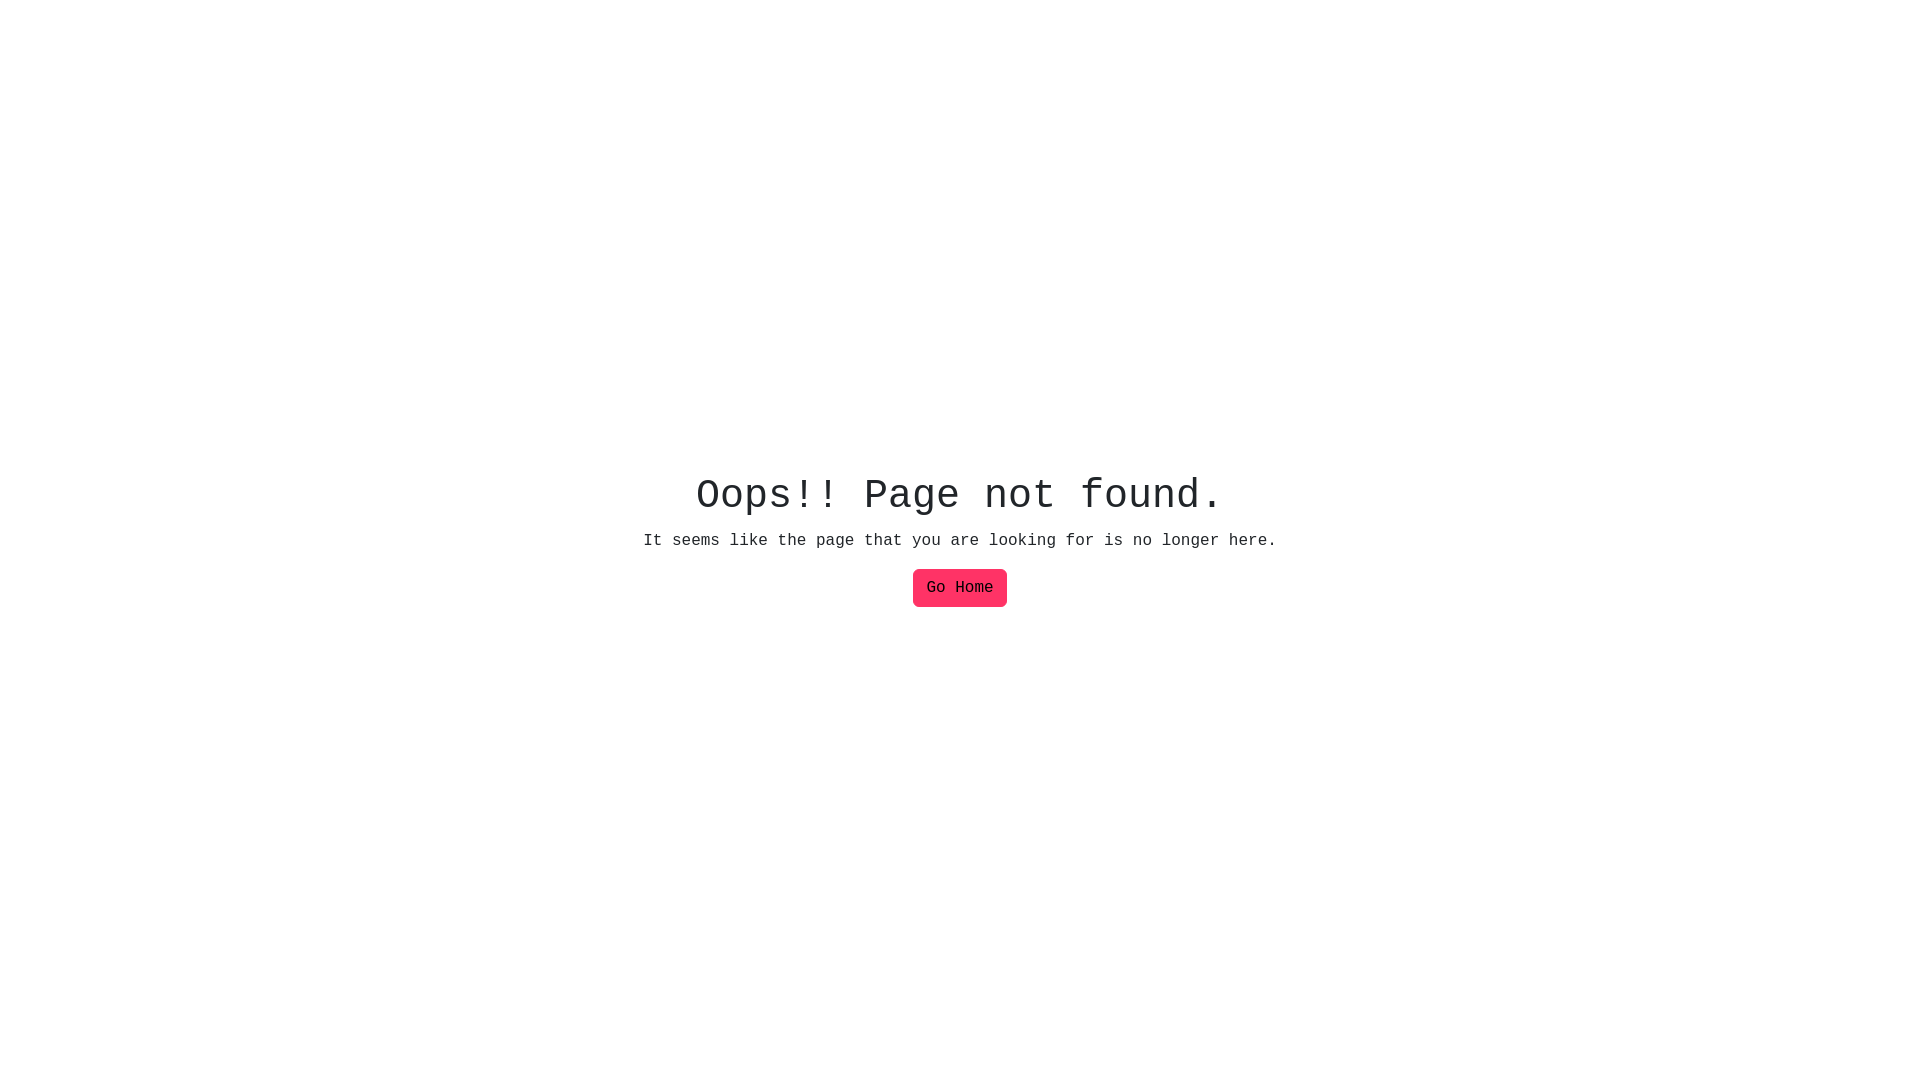  I want to click on 'Go Home', so click(958, 586).